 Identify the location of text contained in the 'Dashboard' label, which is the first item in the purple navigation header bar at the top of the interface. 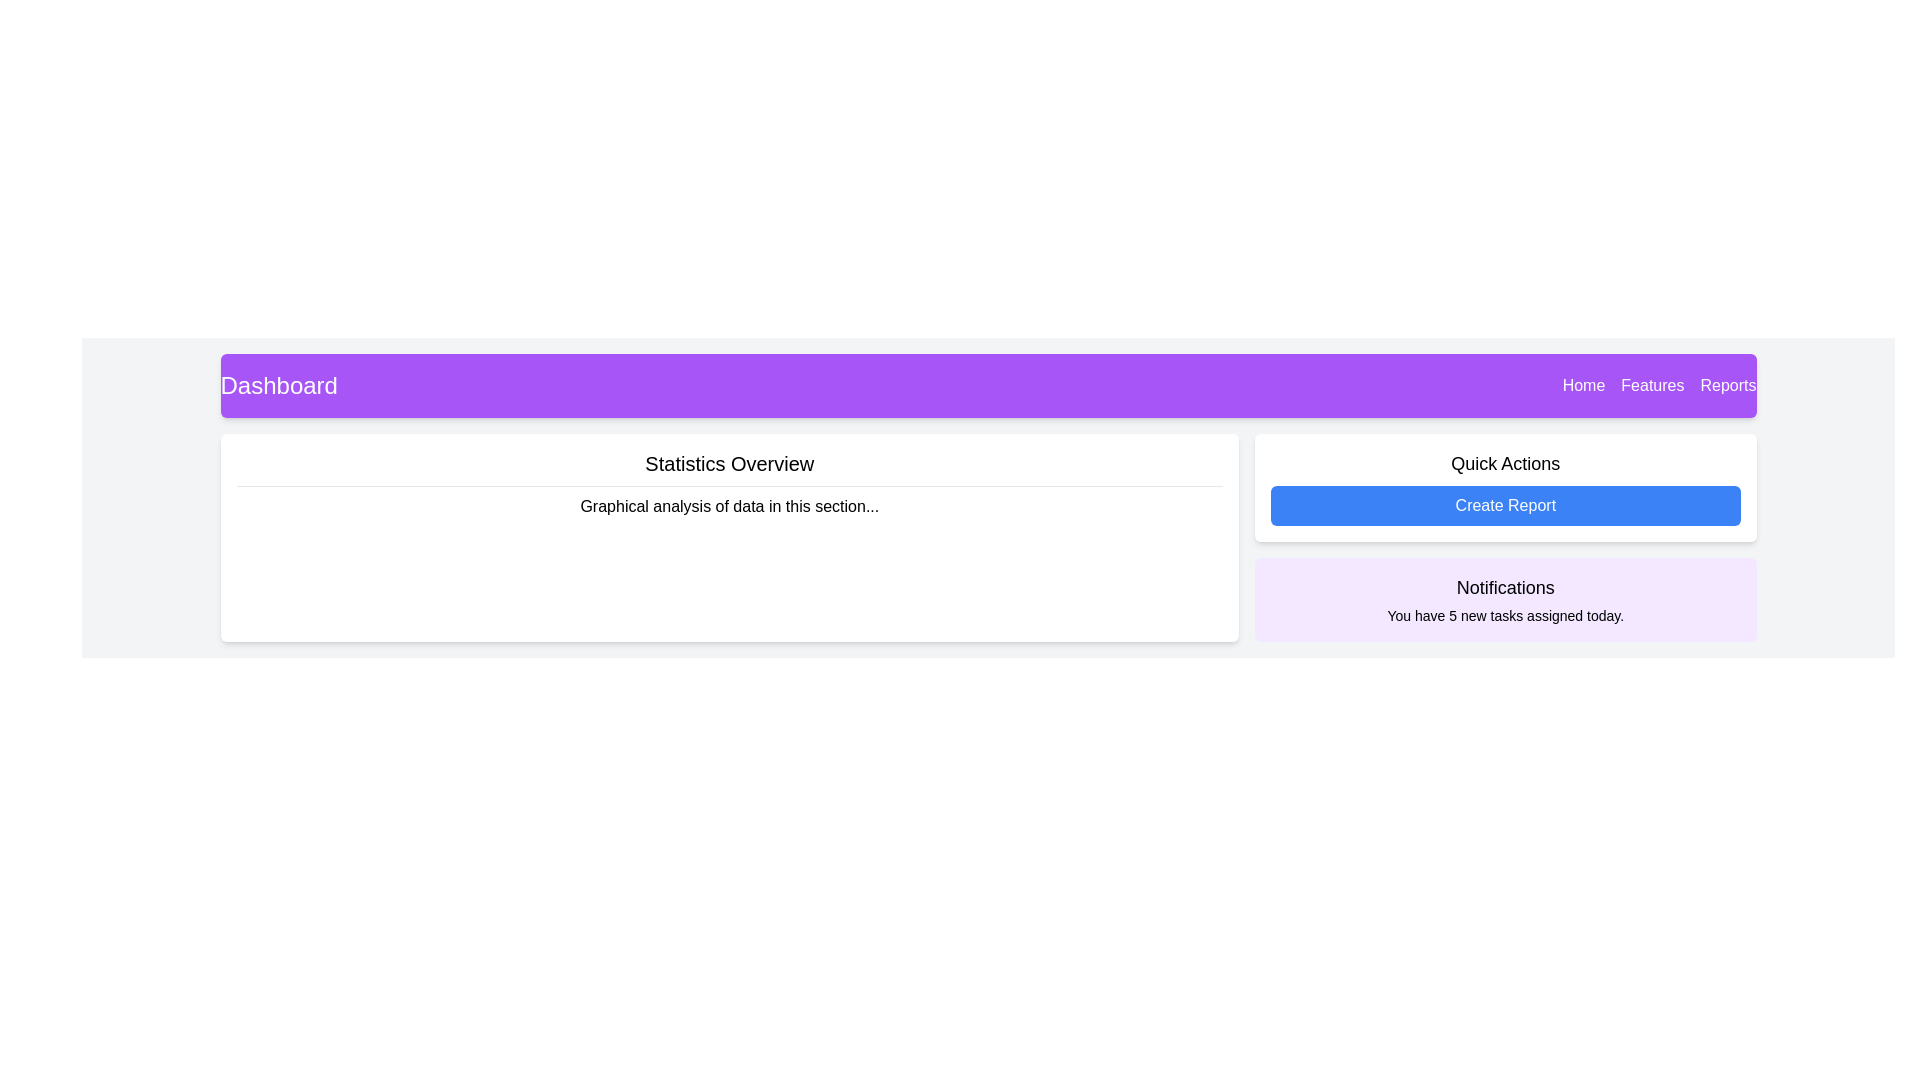
(278, 385).